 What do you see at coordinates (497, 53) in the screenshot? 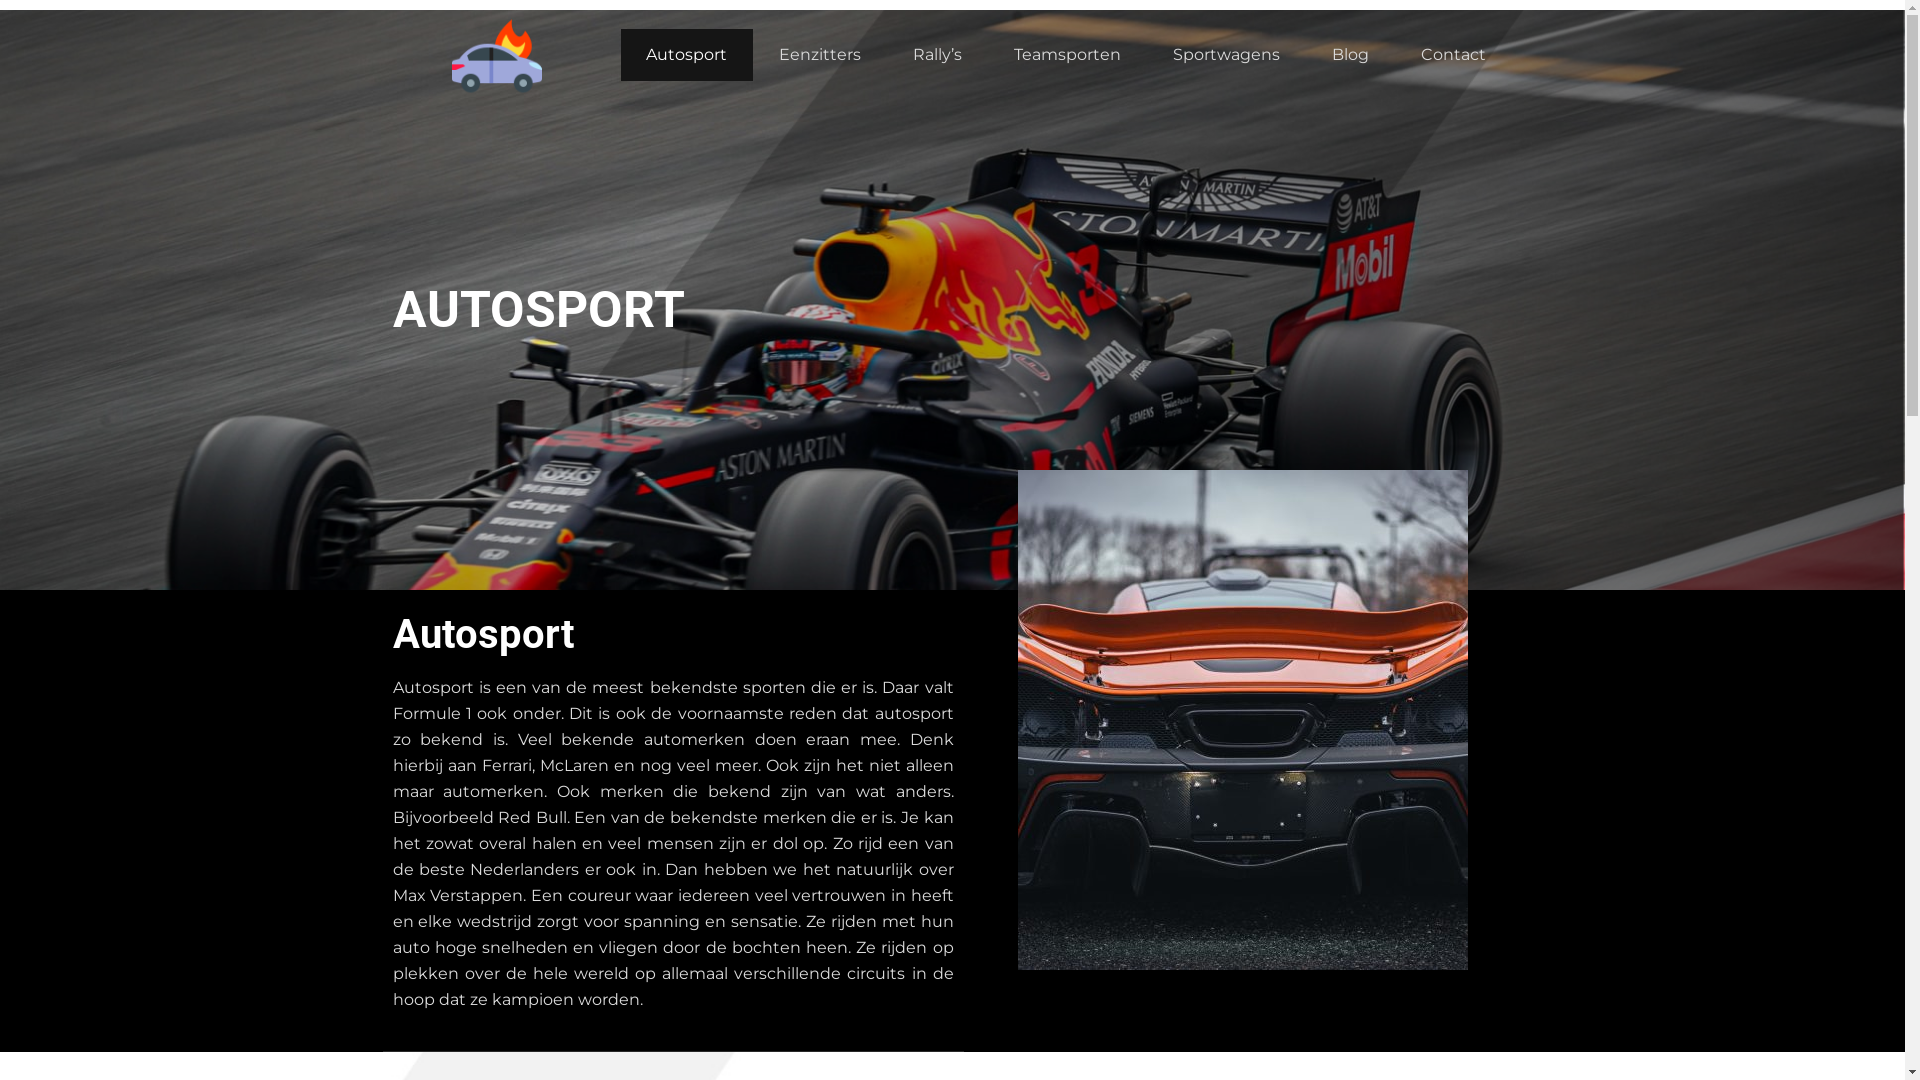
I see `'icons8-car-fire-96'` at bounding box center [497, 53].